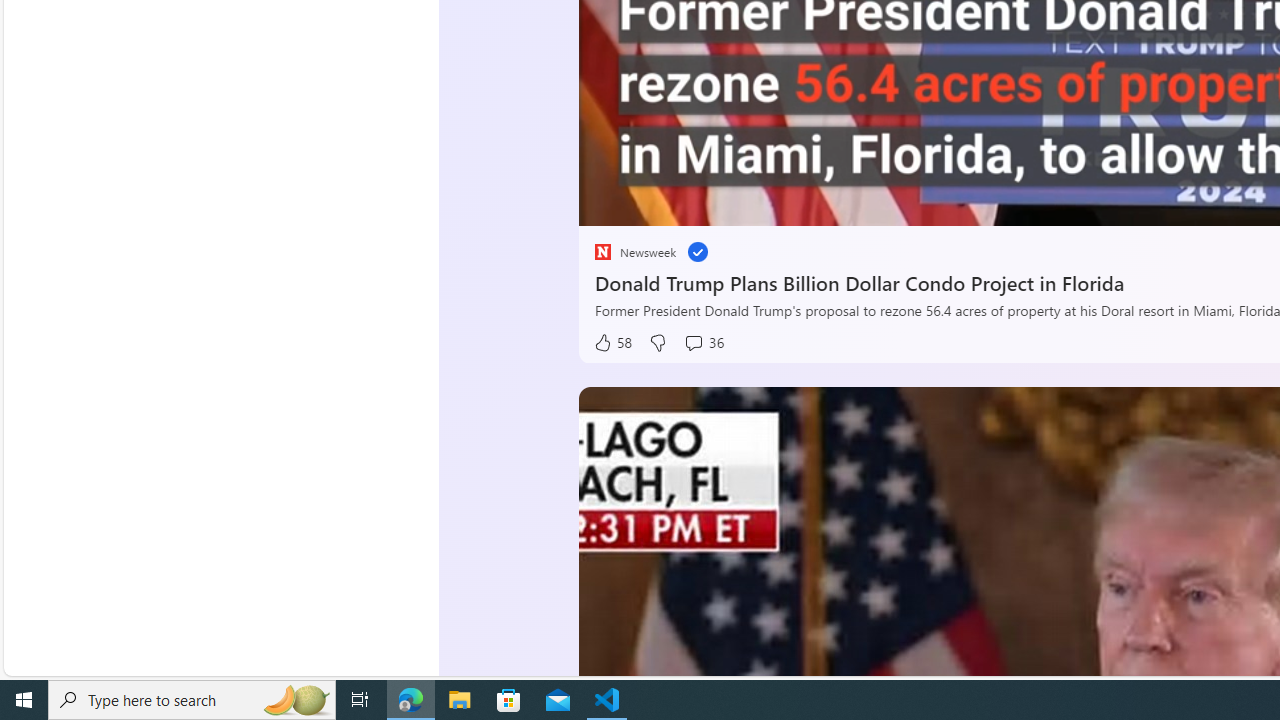  What do you see at coordinates (633, 251) in the screenshot?
I see `'placeholder Newsweek'` at bounding box center [633, 251].